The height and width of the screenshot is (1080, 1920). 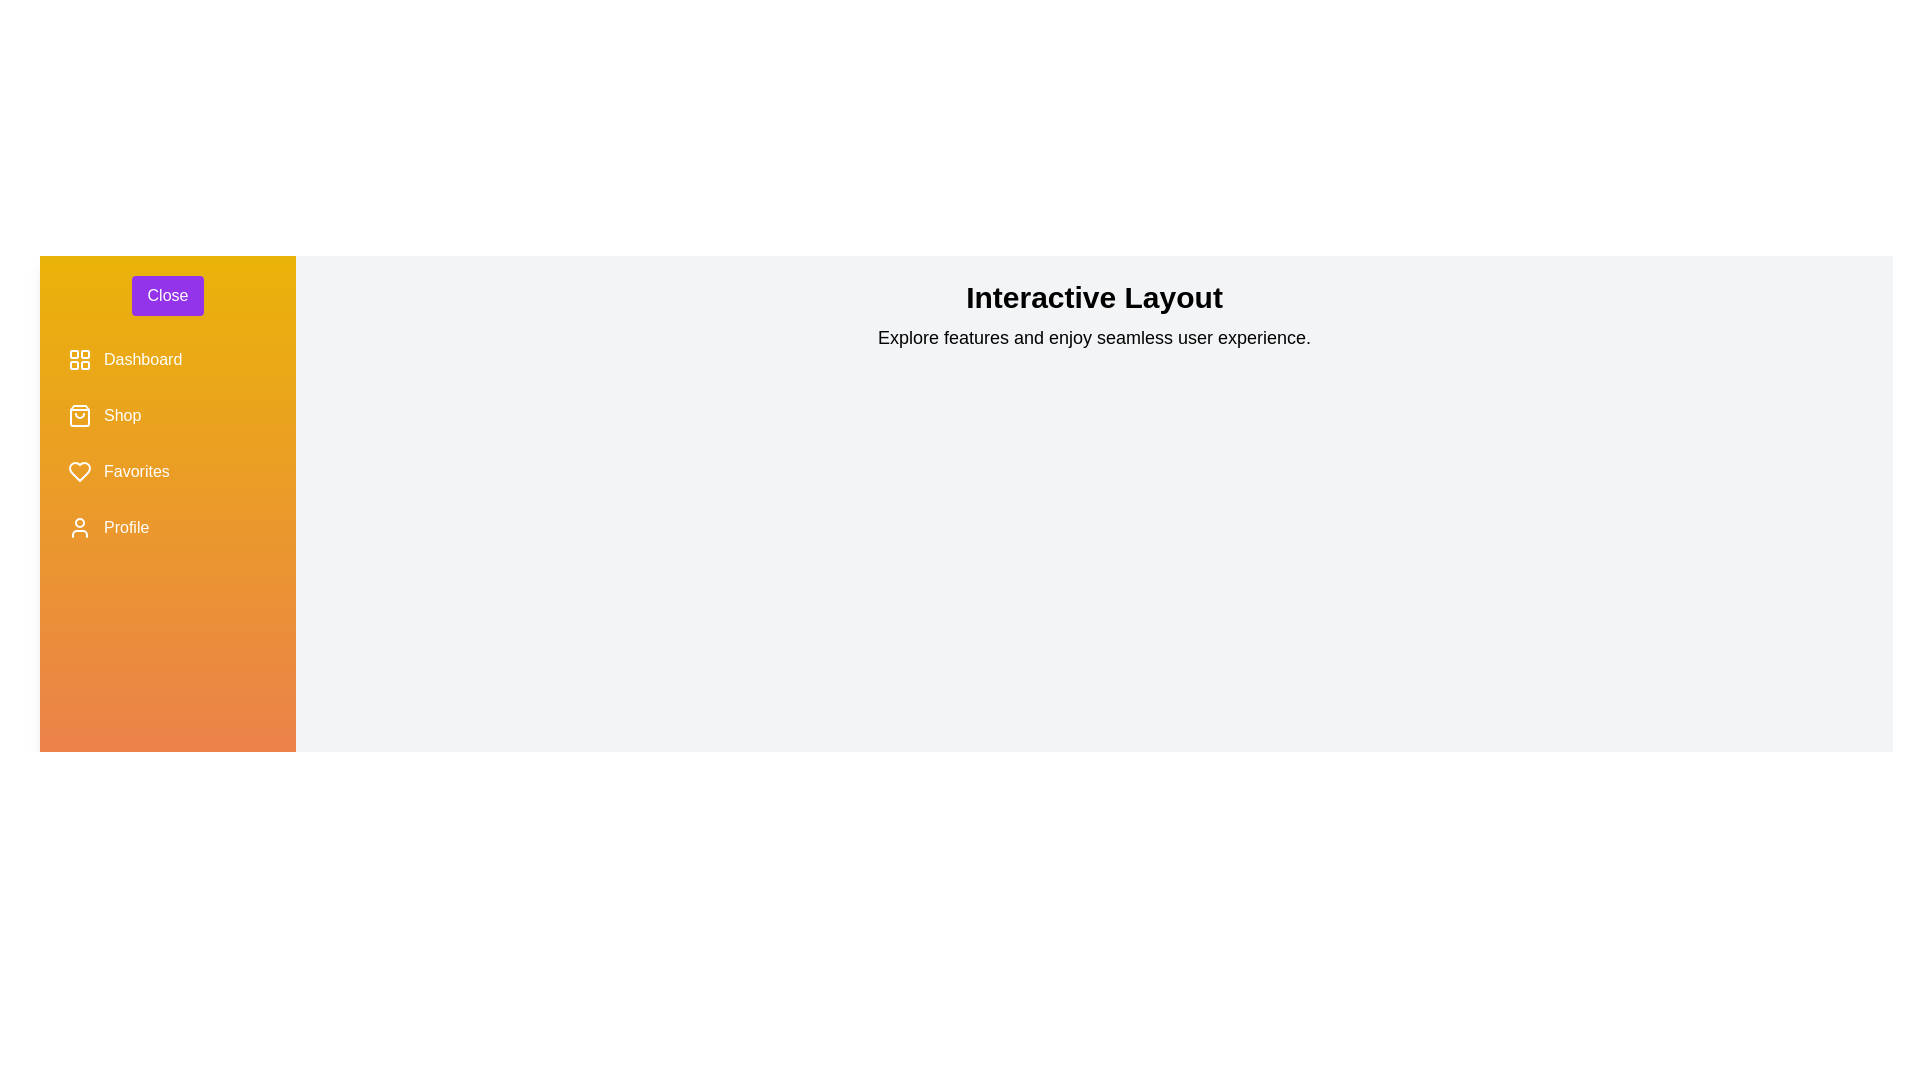 What do you see at coordinates (168, 415) in the screenshot?
I see `the menu item Shop in the sidebar` at bounding box center [168, 415].